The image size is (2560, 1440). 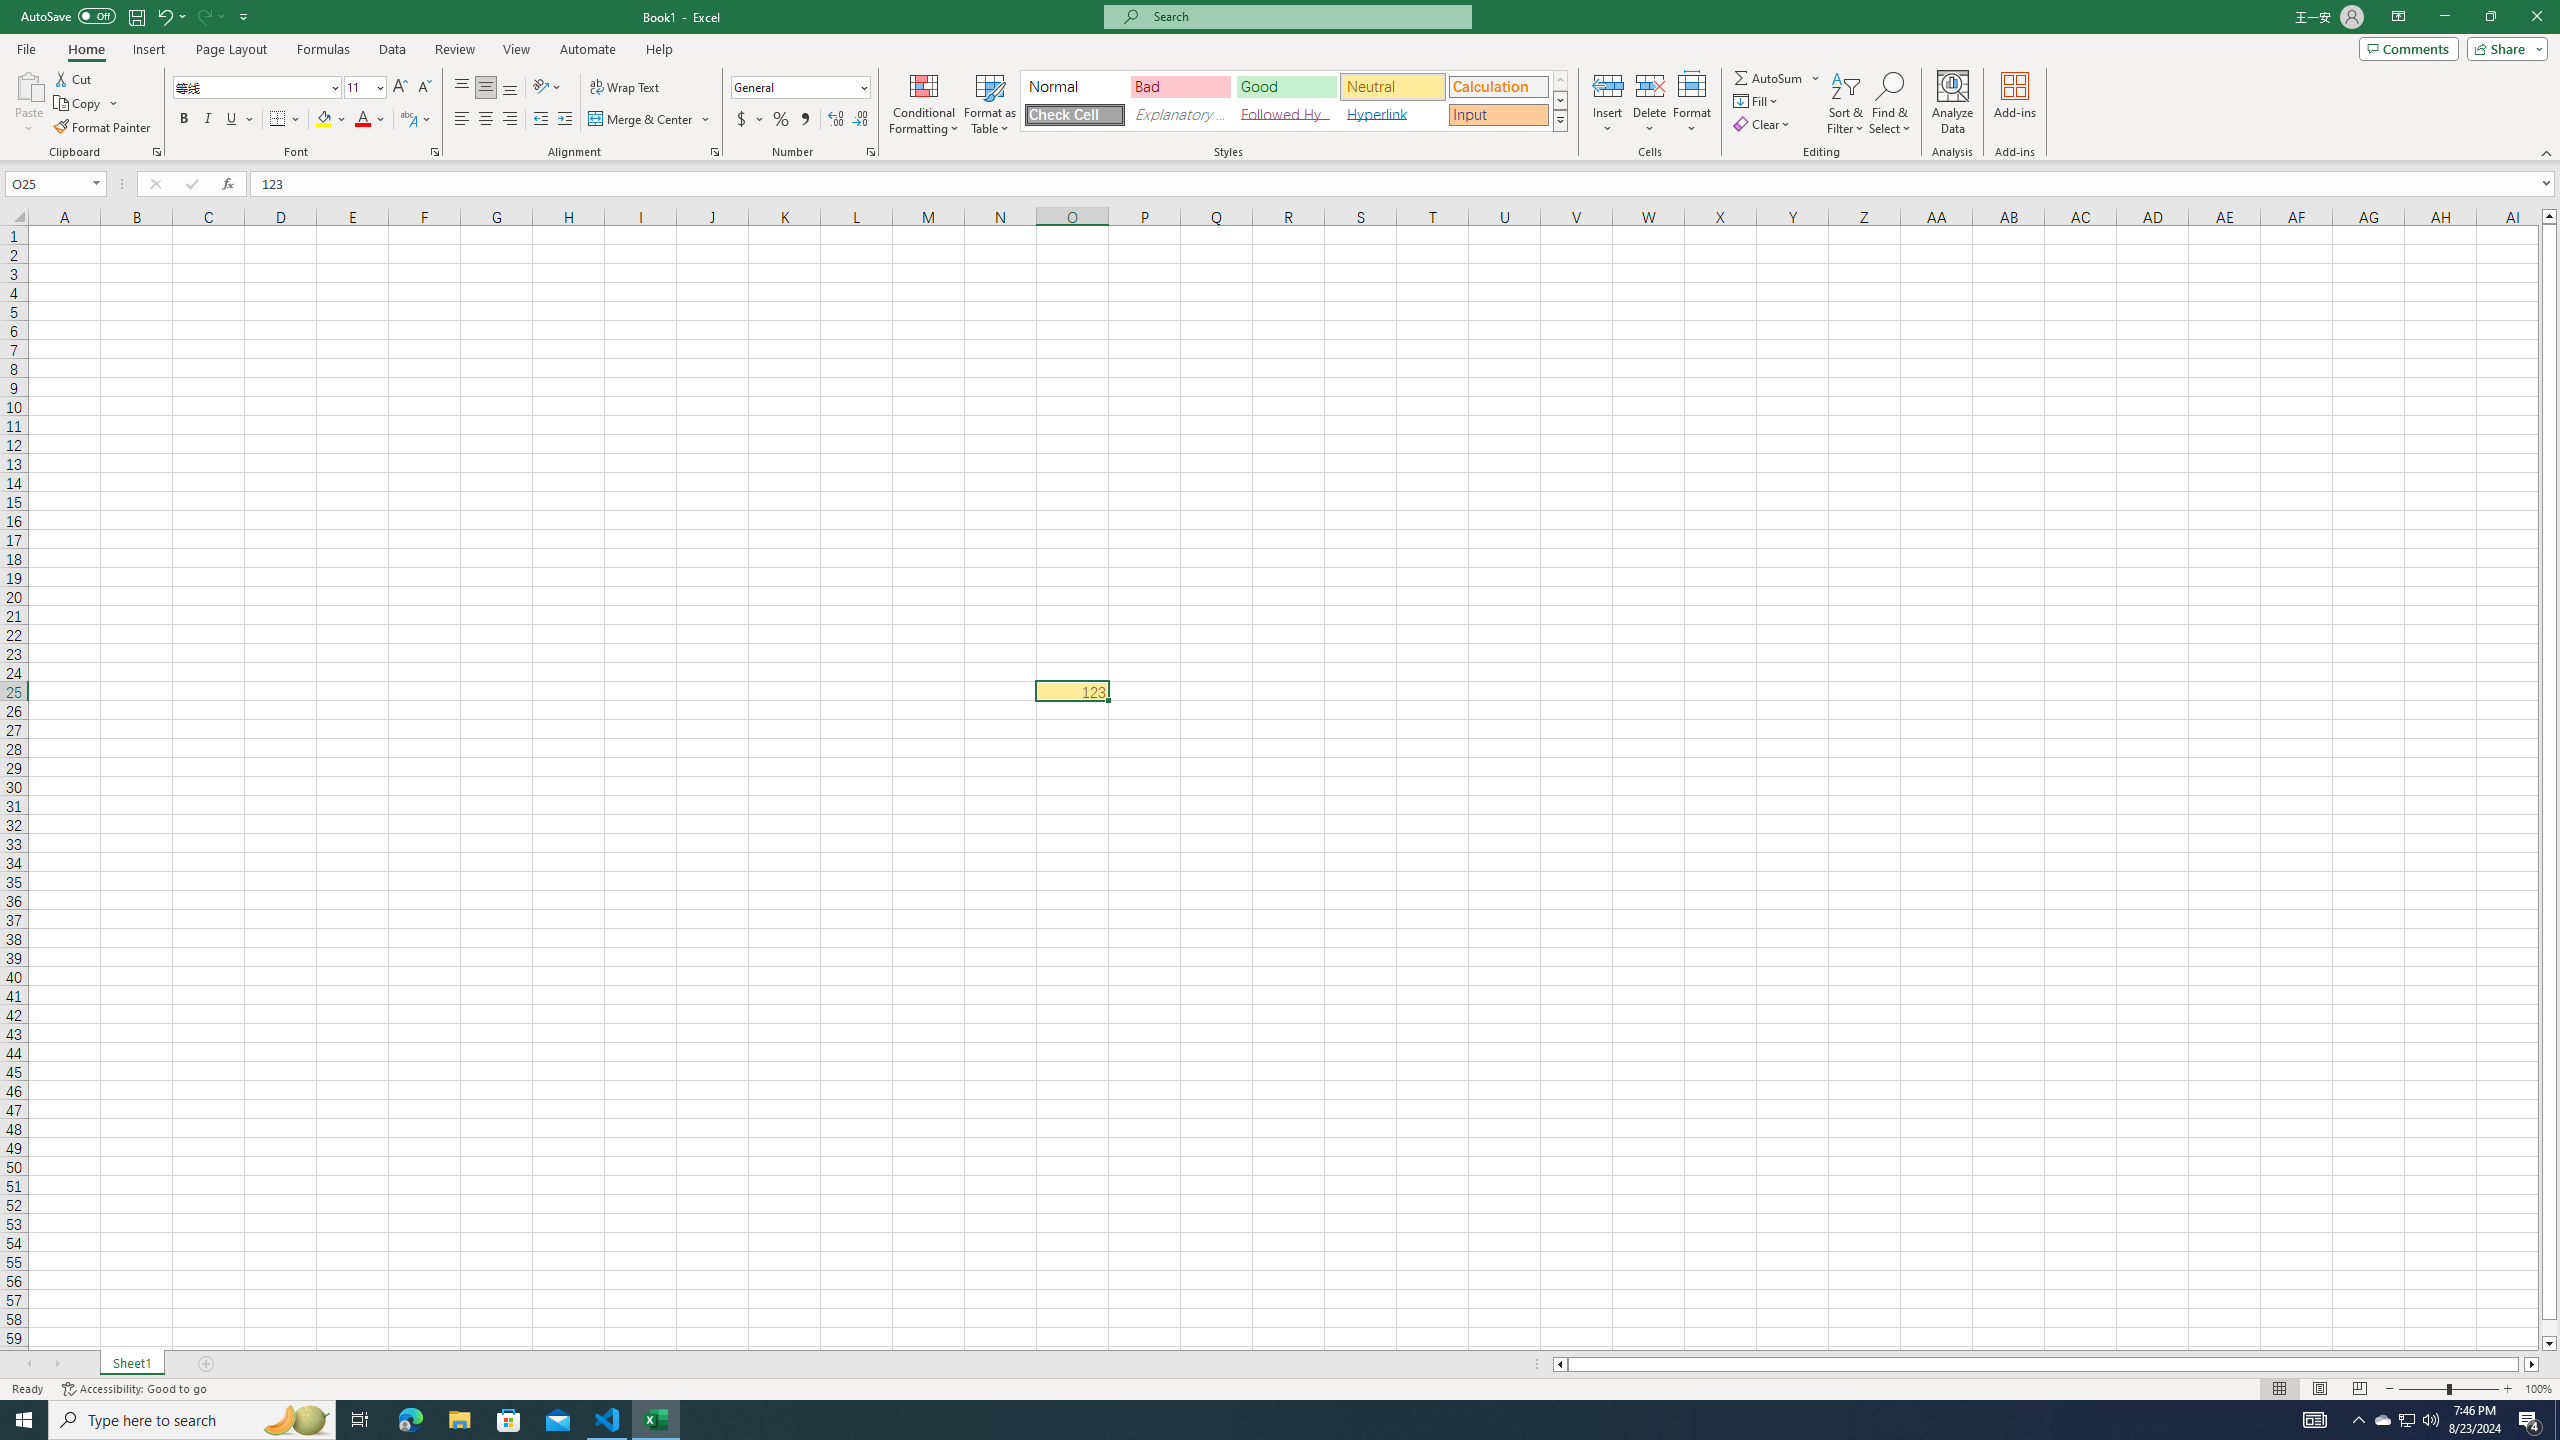 I want to click on 'Page right', so click(x=2520, y=1363).